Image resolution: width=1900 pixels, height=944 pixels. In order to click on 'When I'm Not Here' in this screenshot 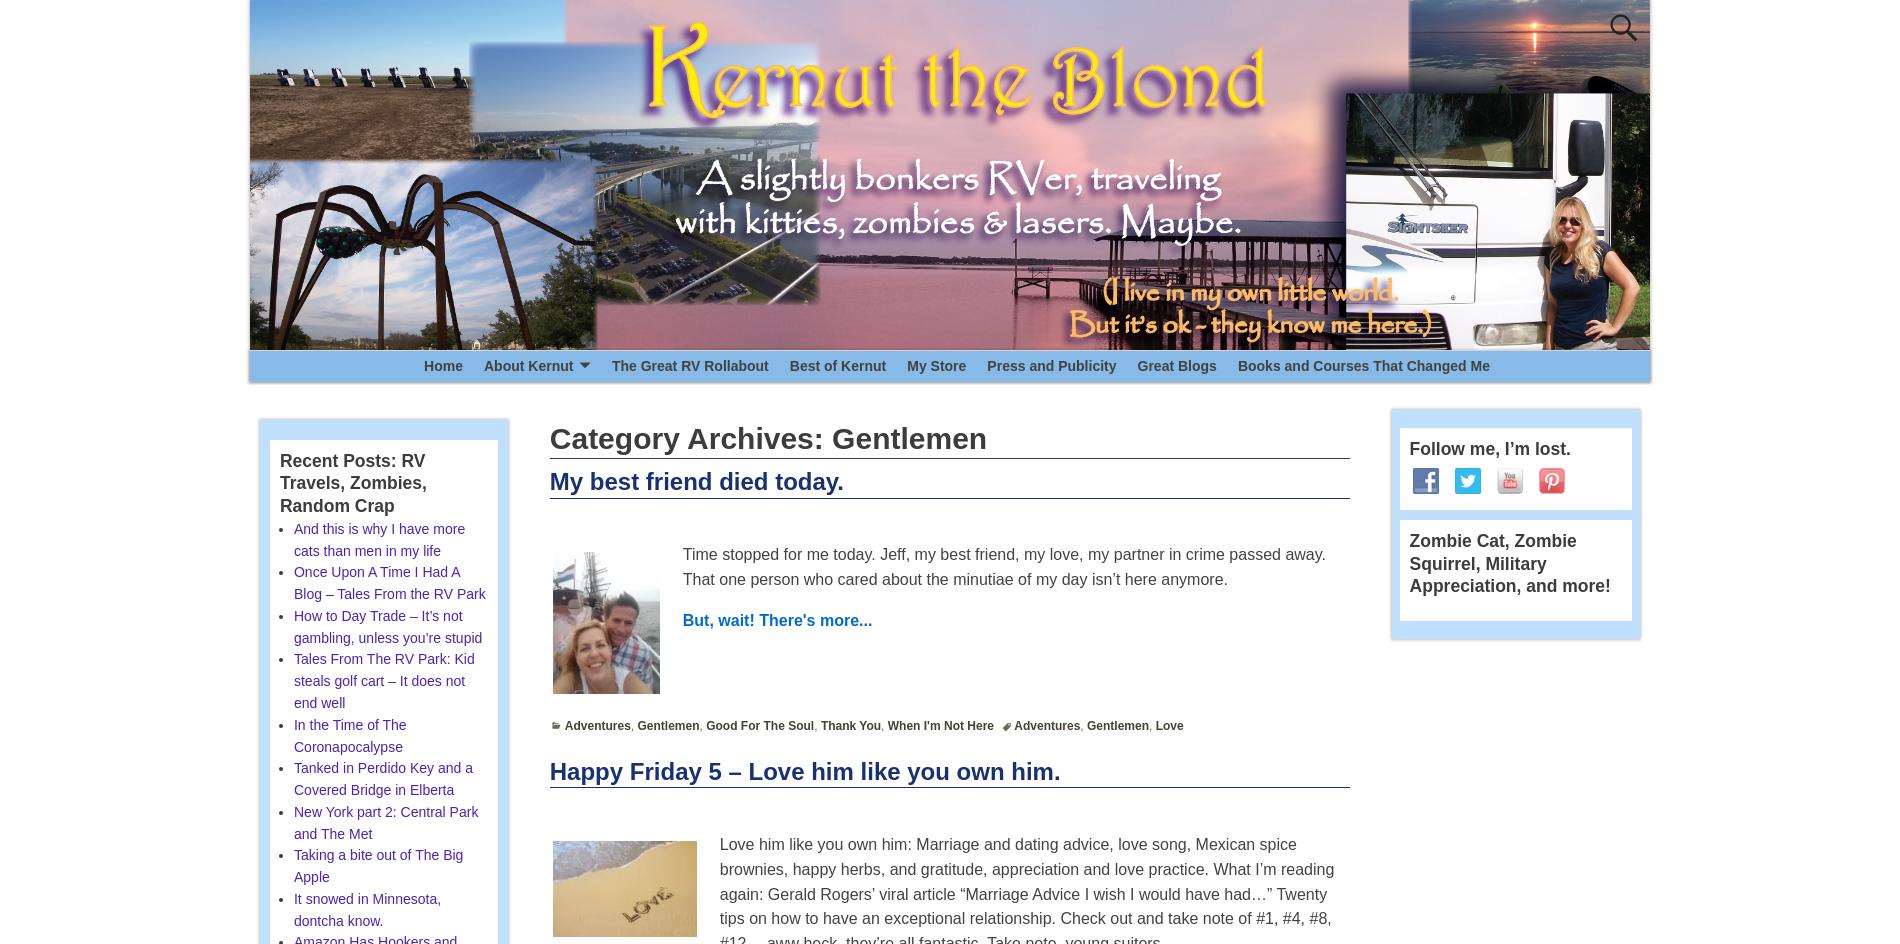, I will do `click(885, 724)`.